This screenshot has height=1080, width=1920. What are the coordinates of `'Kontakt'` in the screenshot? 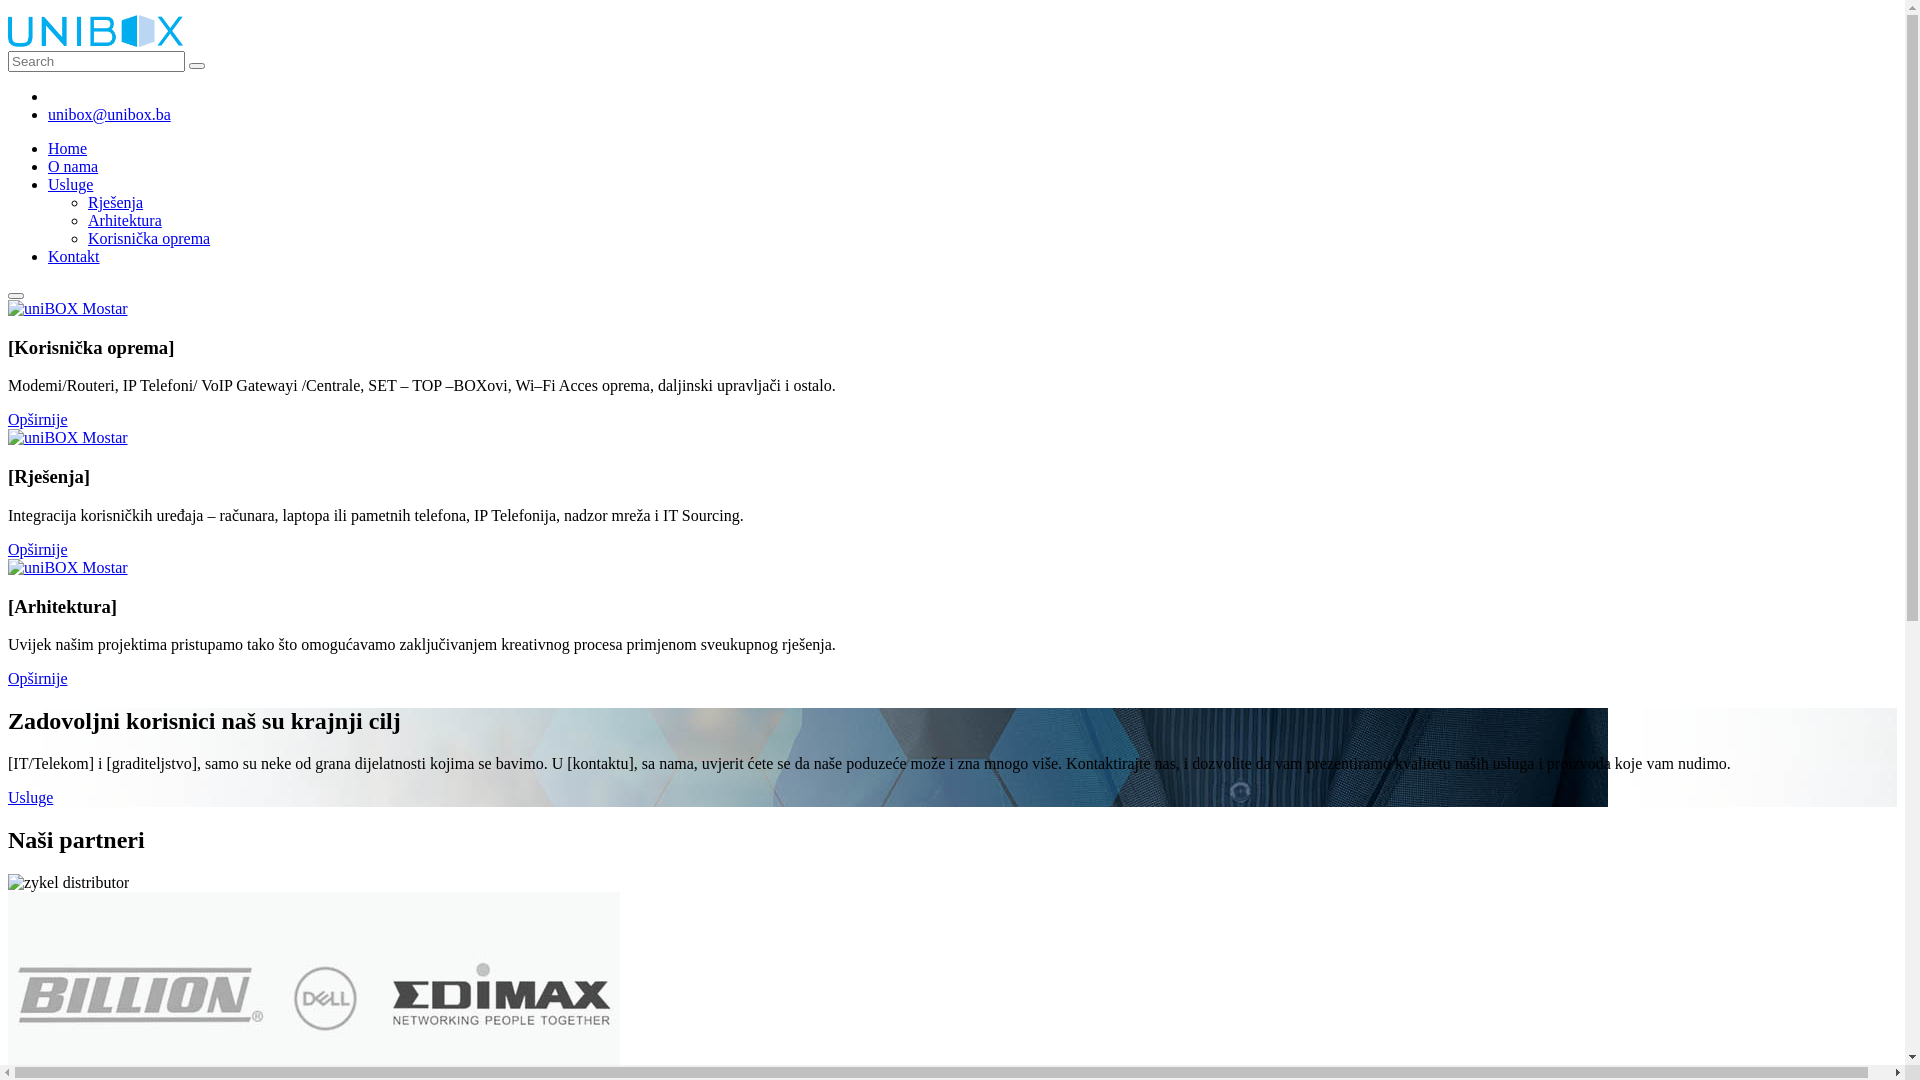 It's located at (73, 255).